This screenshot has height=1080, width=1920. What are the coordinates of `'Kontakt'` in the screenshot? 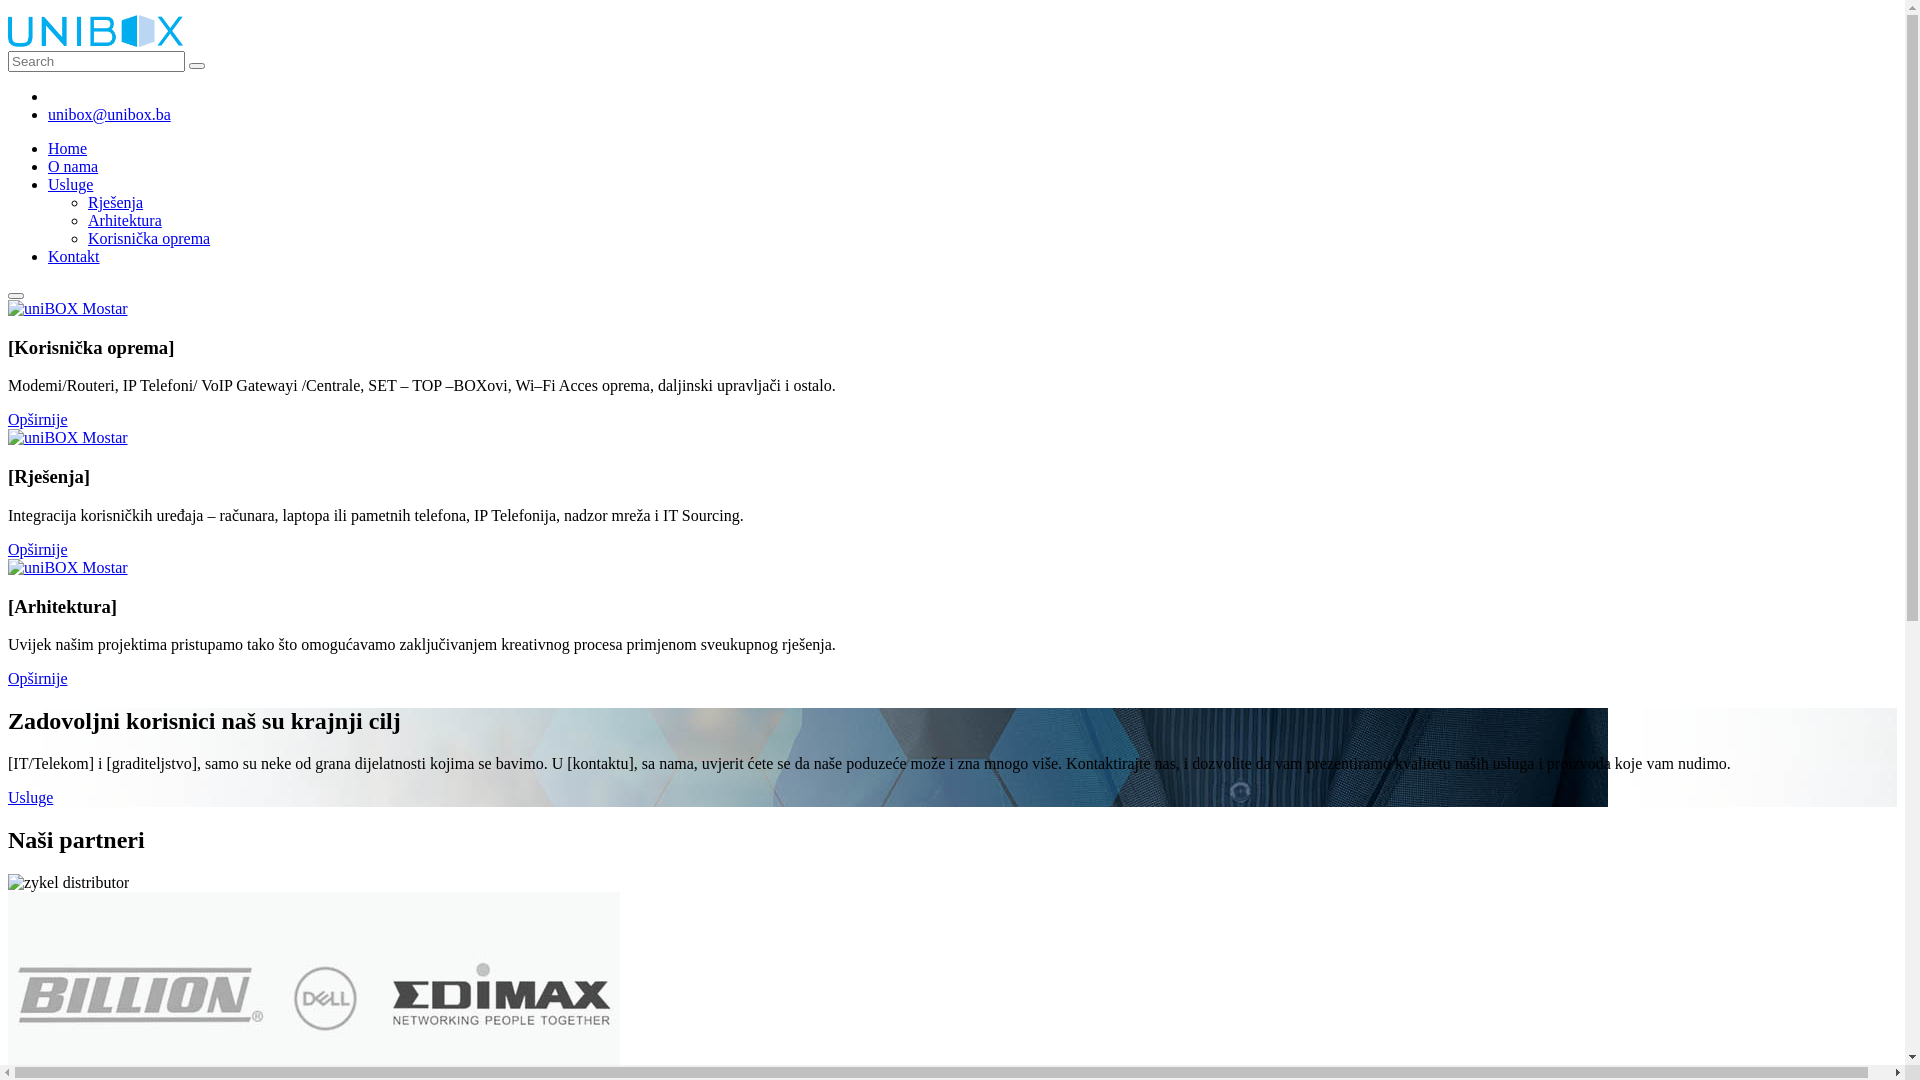 It's located at (73, 255).